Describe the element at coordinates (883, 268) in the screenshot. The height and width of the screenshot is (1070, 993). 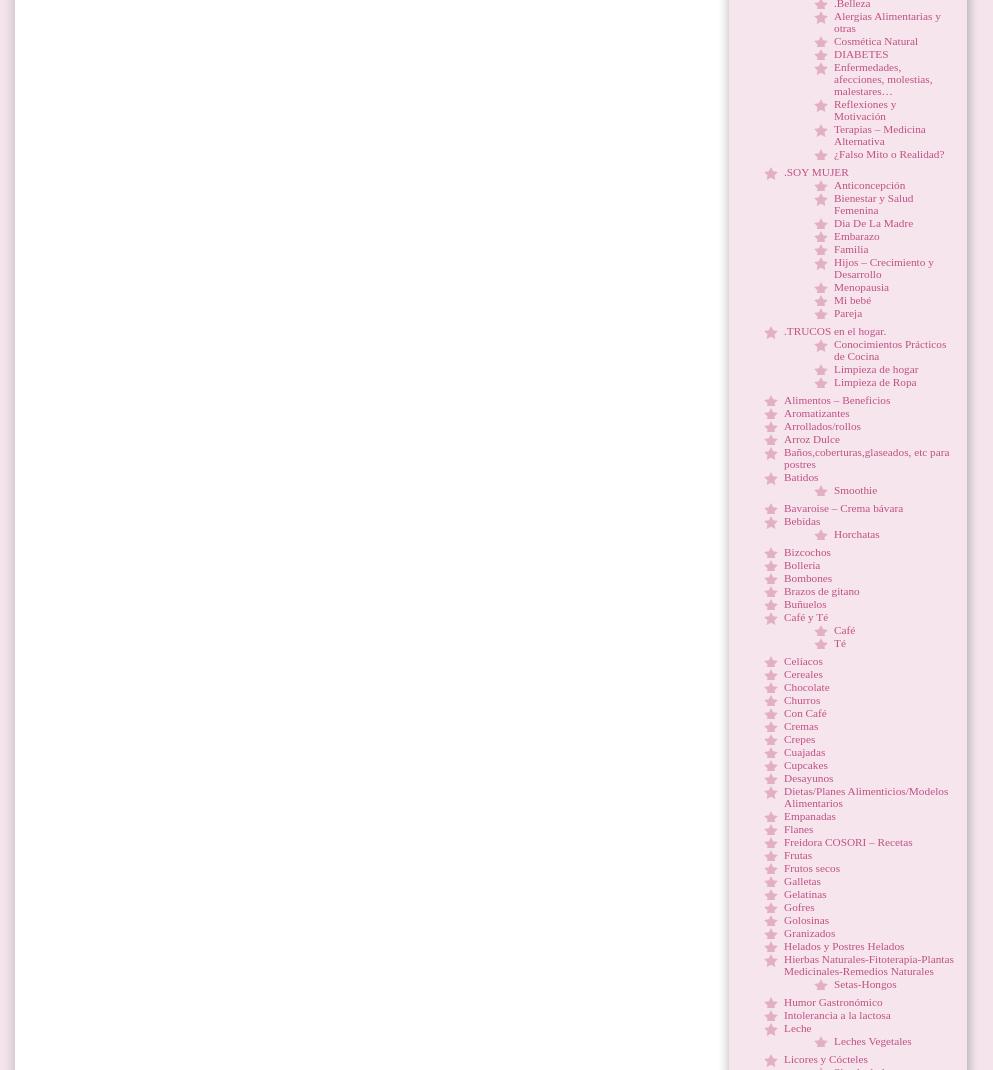
I see `'Hijos – Crecimiento y Desarrollo'` at that location.